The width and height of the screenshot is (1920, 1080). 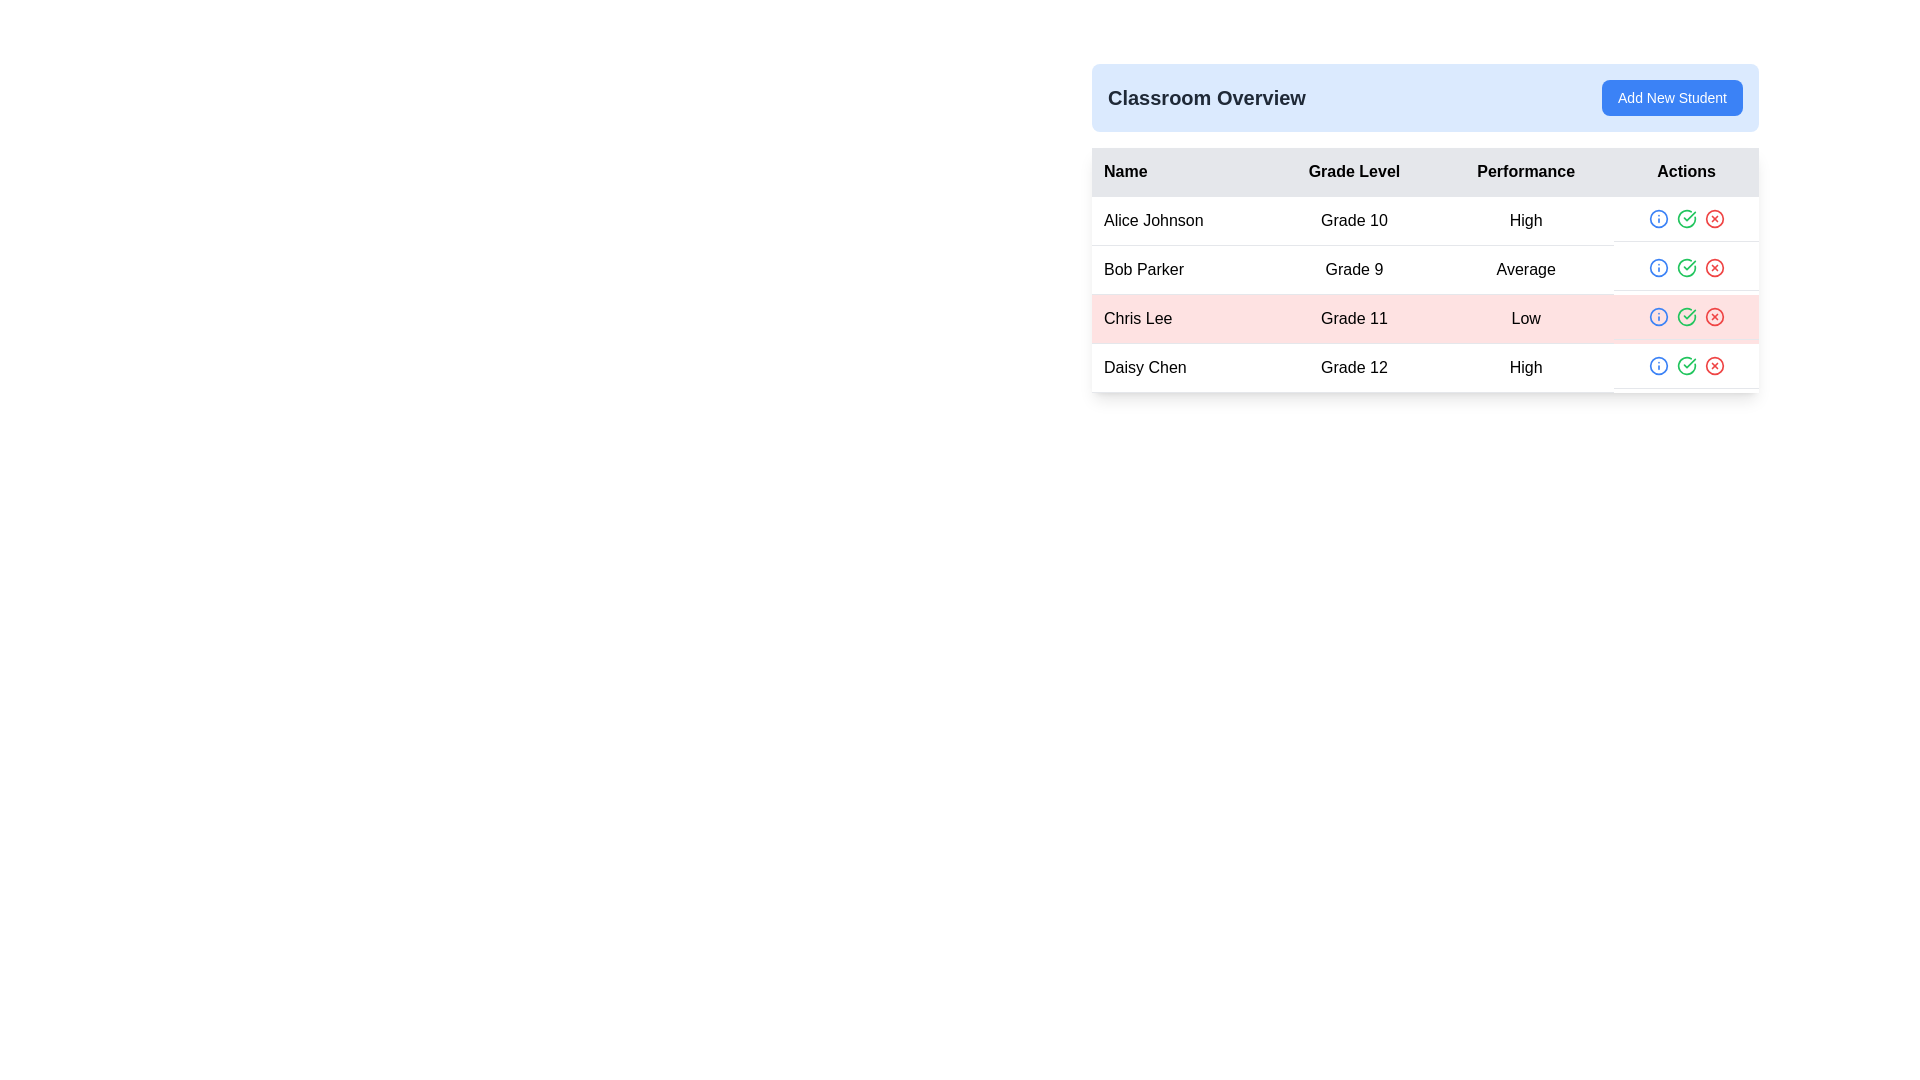 What do you see at coordinates (1354, 318) in the screenshot?
I see `the static text label displaying 'Grade 11', which is part of a data table row for 'Chris Lee', located in the second column under 'Grade Level'` at bounding box center [1354, 318].